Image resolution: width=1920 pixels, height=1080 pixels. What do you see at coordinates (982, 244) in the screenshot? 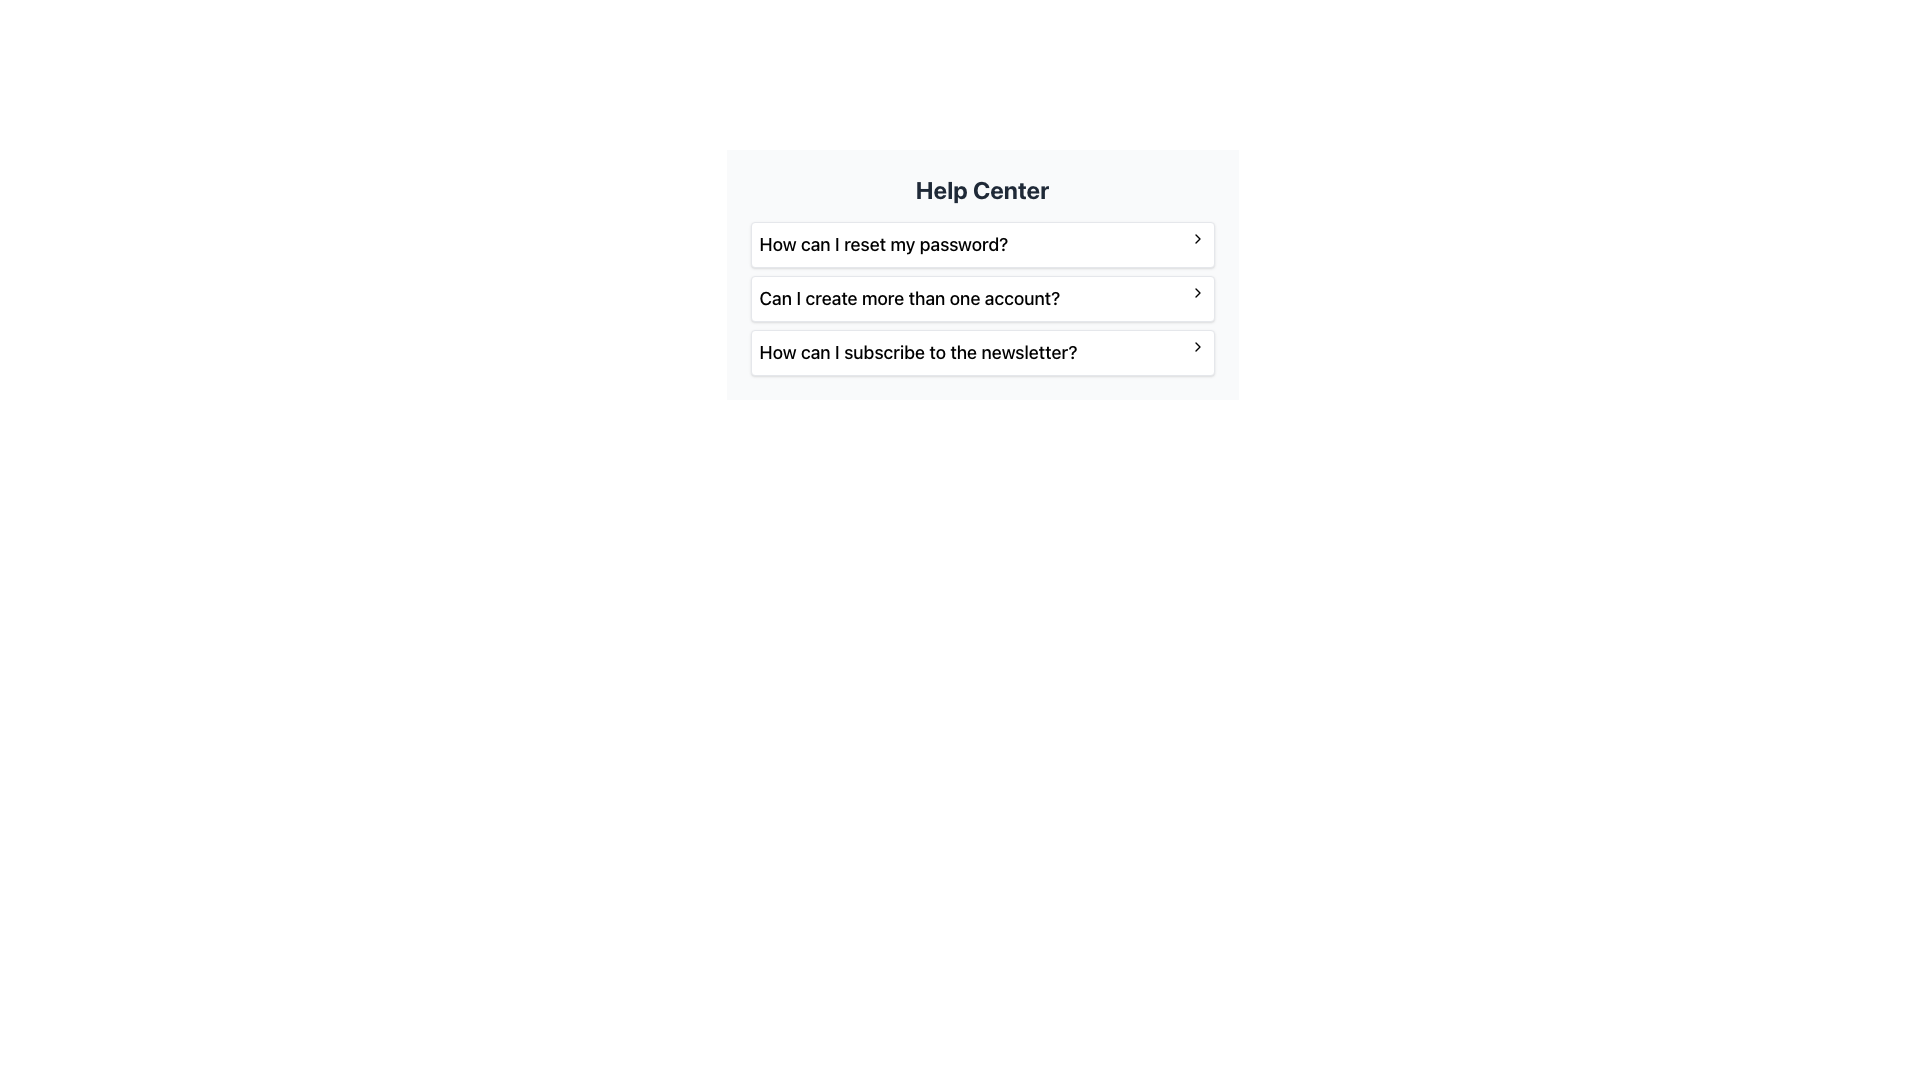
I see `the first clickable FAQ entry related to resetting a password` at bounding box center [982, 244].